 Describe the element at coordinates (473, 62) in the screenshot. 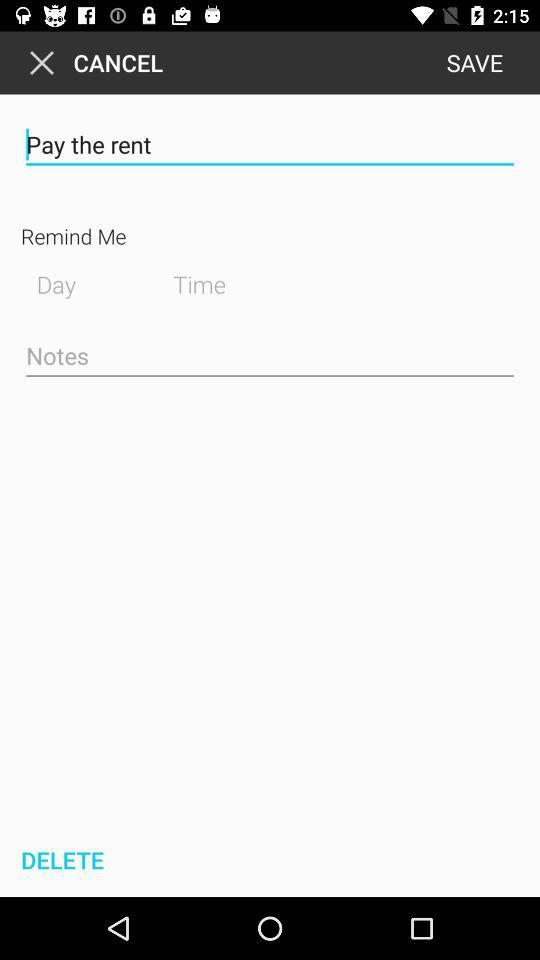

I see `the item to the right of cancel icon` at that location.